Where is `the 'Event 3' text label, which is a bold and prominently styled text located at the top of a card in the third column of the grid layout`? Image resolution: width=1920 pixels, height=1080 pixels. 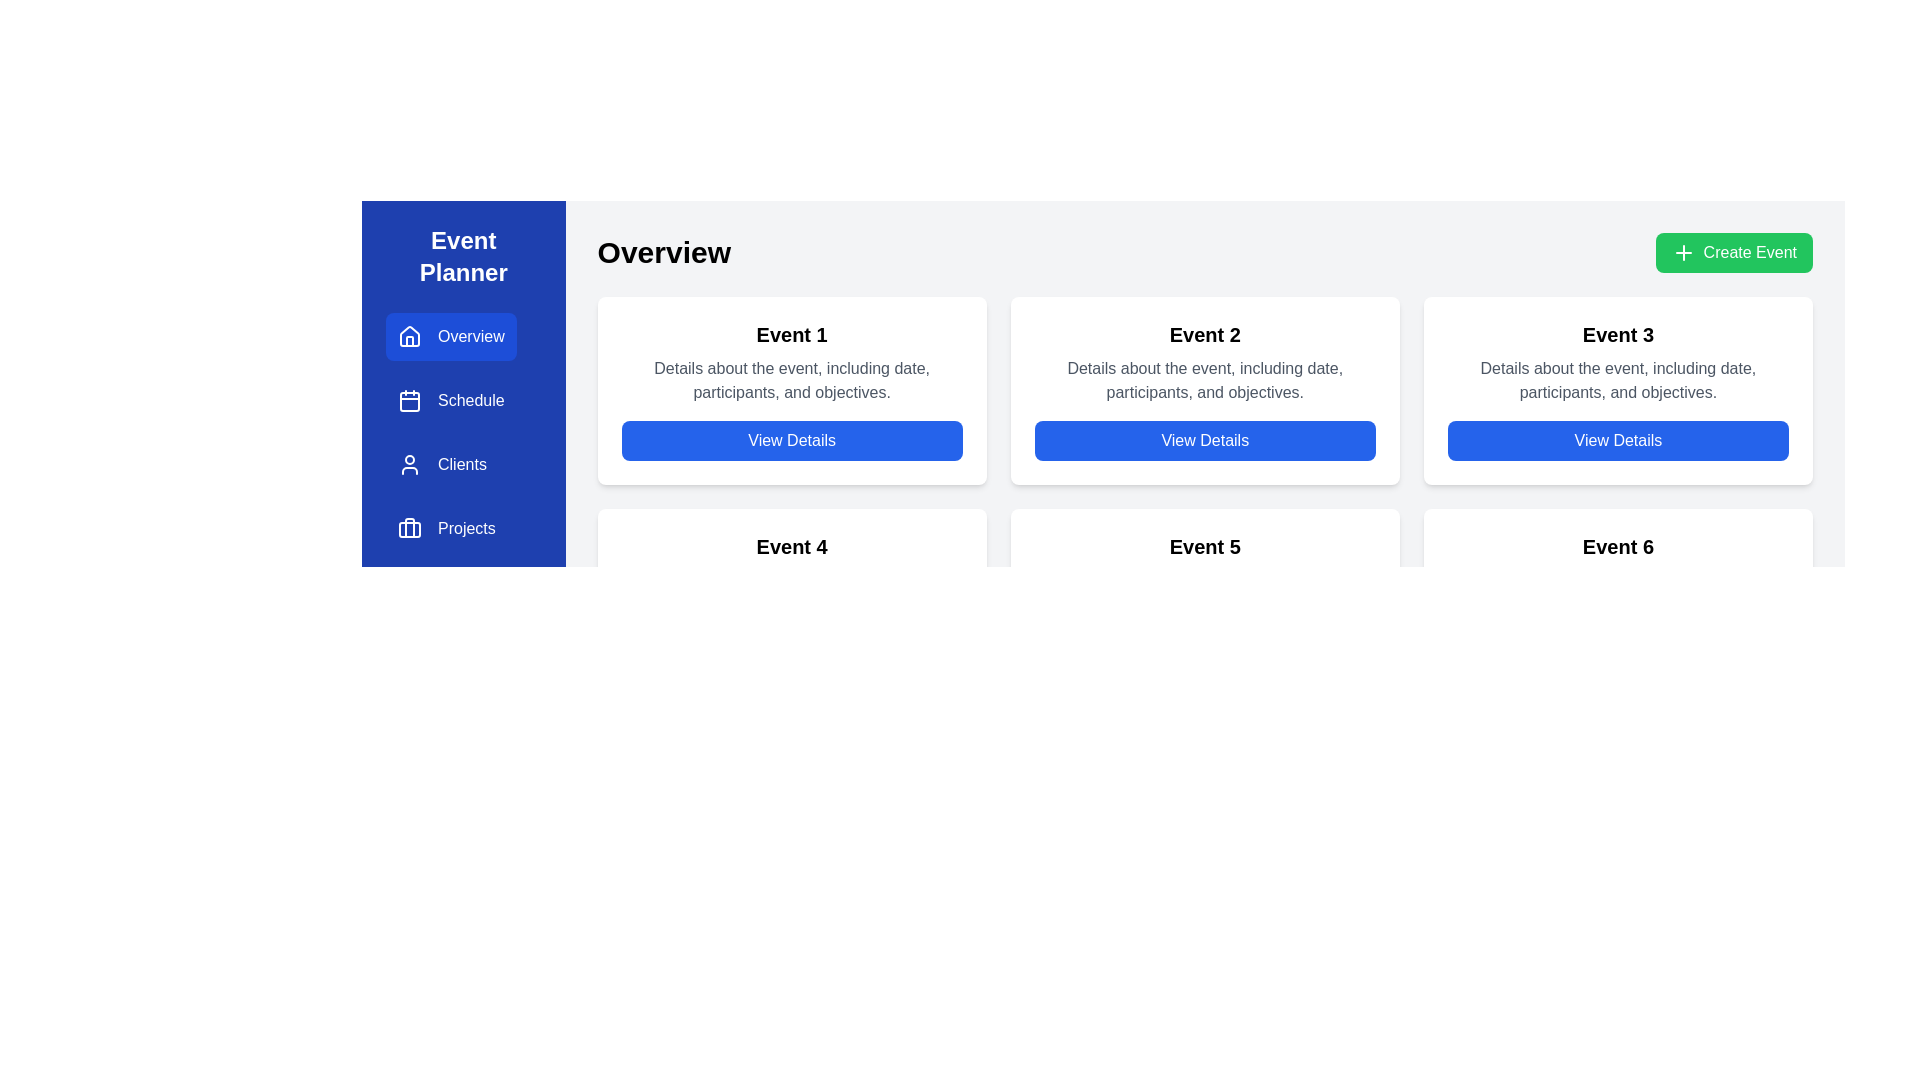
the 'Event 3' text label, which is a bold and prominently styled text located at the top of a card in the third column of the grid layout is located at coordinates (1618, 334).